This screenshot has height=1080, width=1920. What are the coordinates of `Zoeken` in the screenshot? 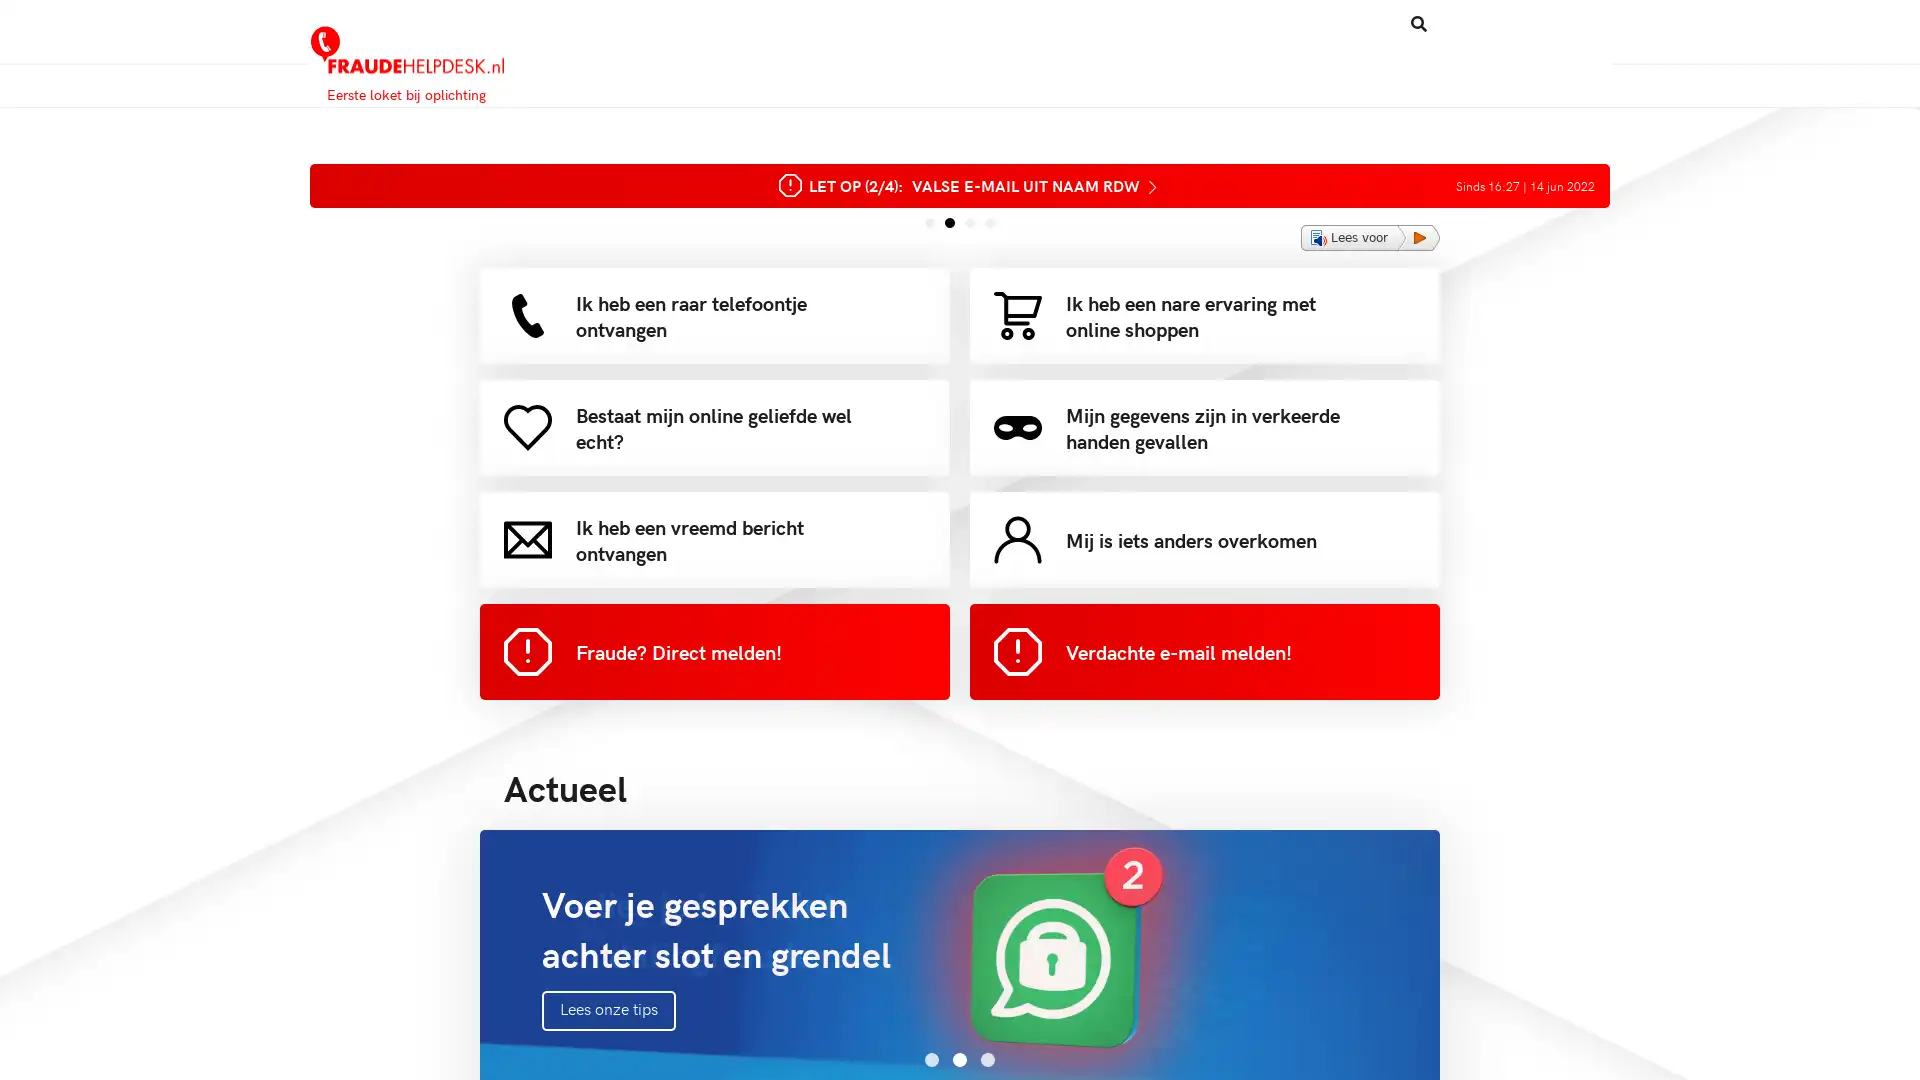 It's located at (1339, 23).